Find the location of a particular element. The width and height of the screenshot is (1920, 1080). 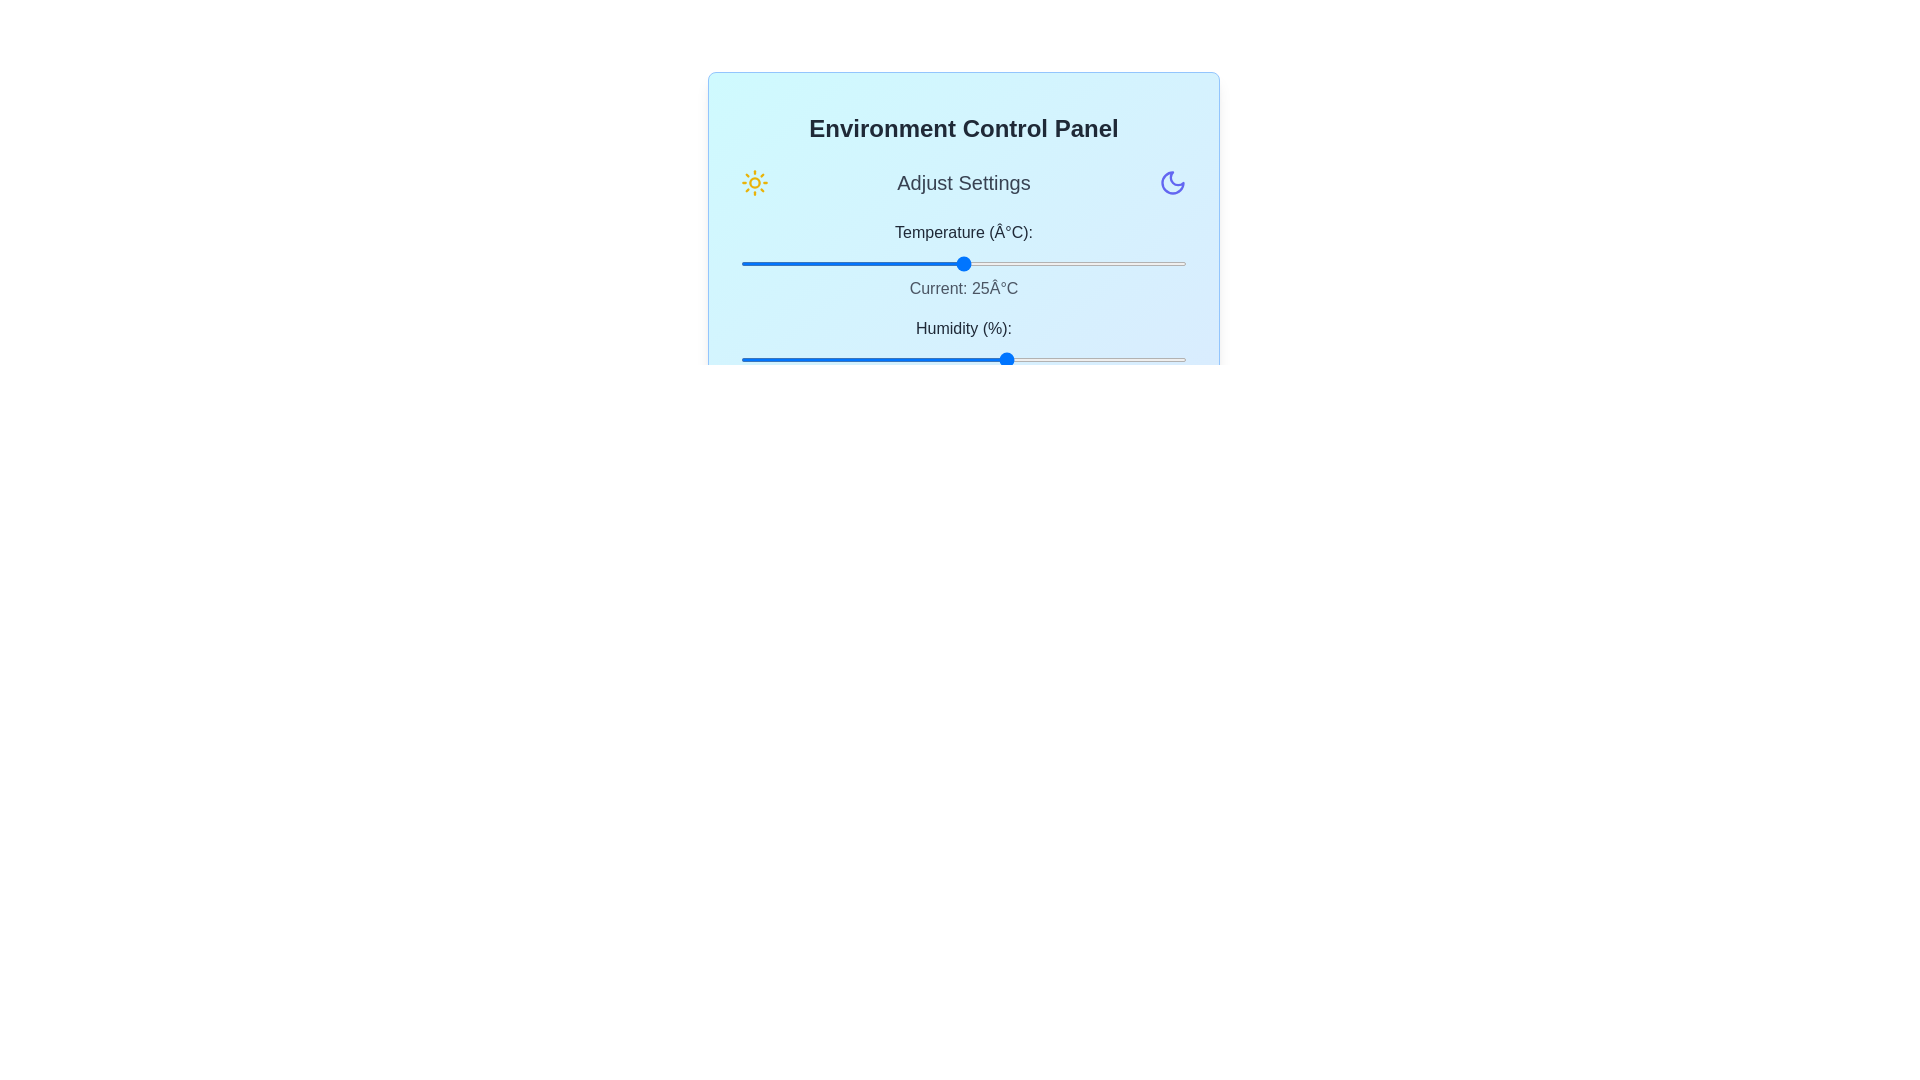

the humidity slider to 18% is located at coordinates (821, 358).